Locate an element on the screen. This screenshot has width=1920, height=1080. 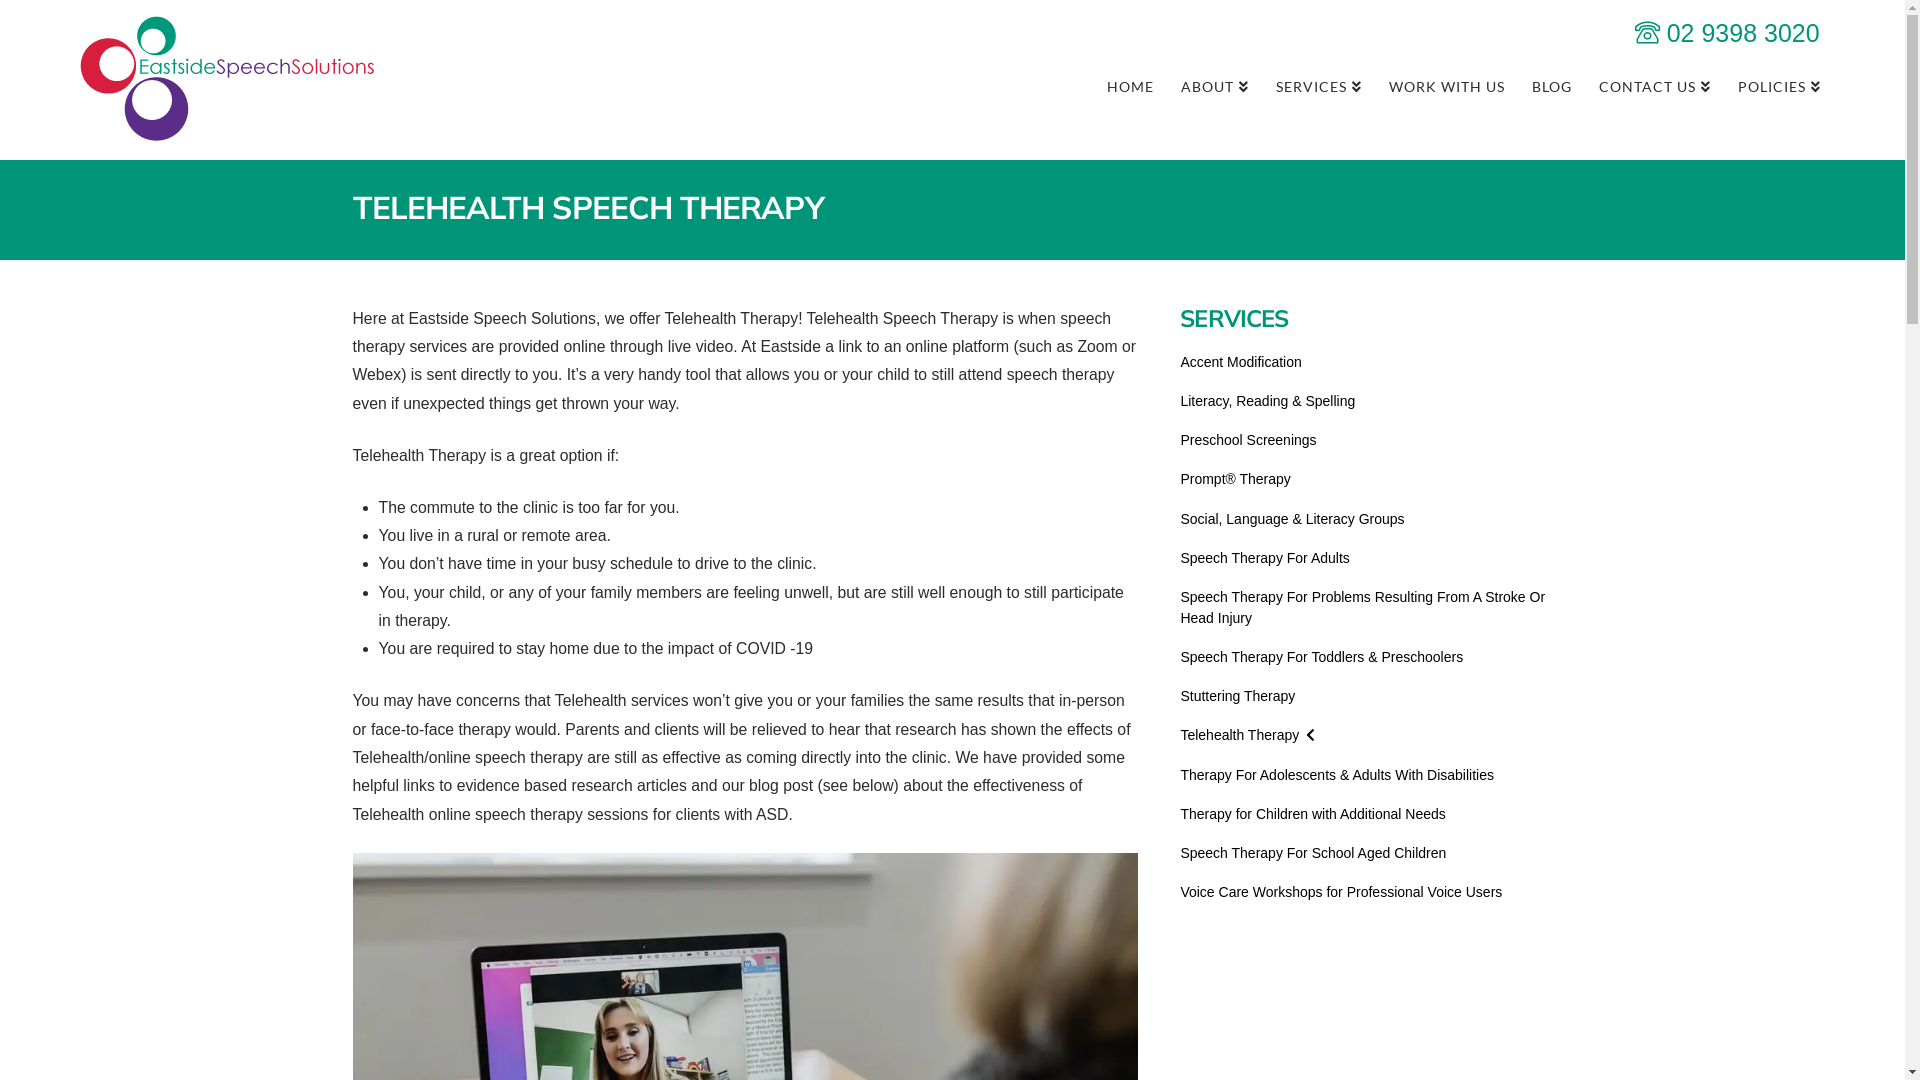
'Voice Care Workshops for Professional Voice Users' is located at coordinates (1340, 891).